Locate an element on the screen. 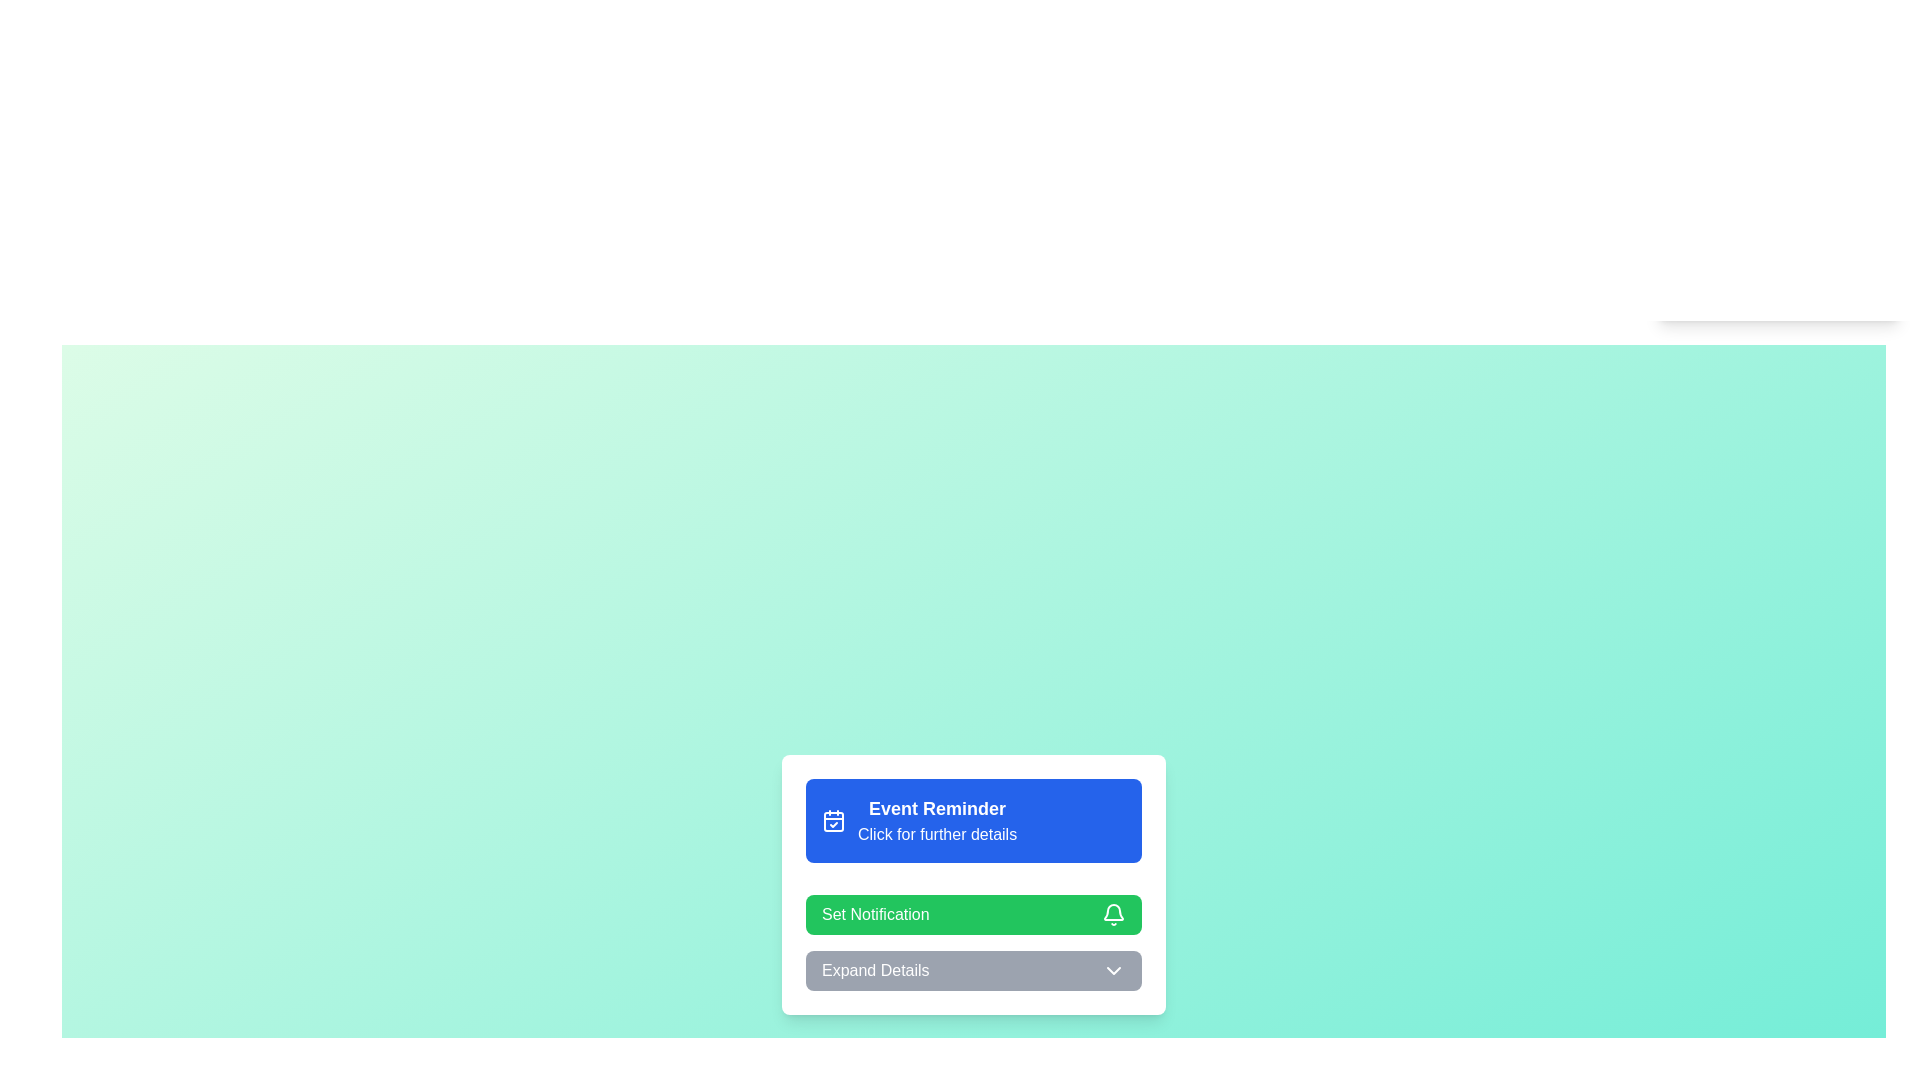 The width and height of the screenshot is (1920, 1080). the calendar icon with a checkmark inside it, located in the 'Event Reminder' section above the 'Click for further details' text, styled in white on a blue background is located at coordinates (834, 821).